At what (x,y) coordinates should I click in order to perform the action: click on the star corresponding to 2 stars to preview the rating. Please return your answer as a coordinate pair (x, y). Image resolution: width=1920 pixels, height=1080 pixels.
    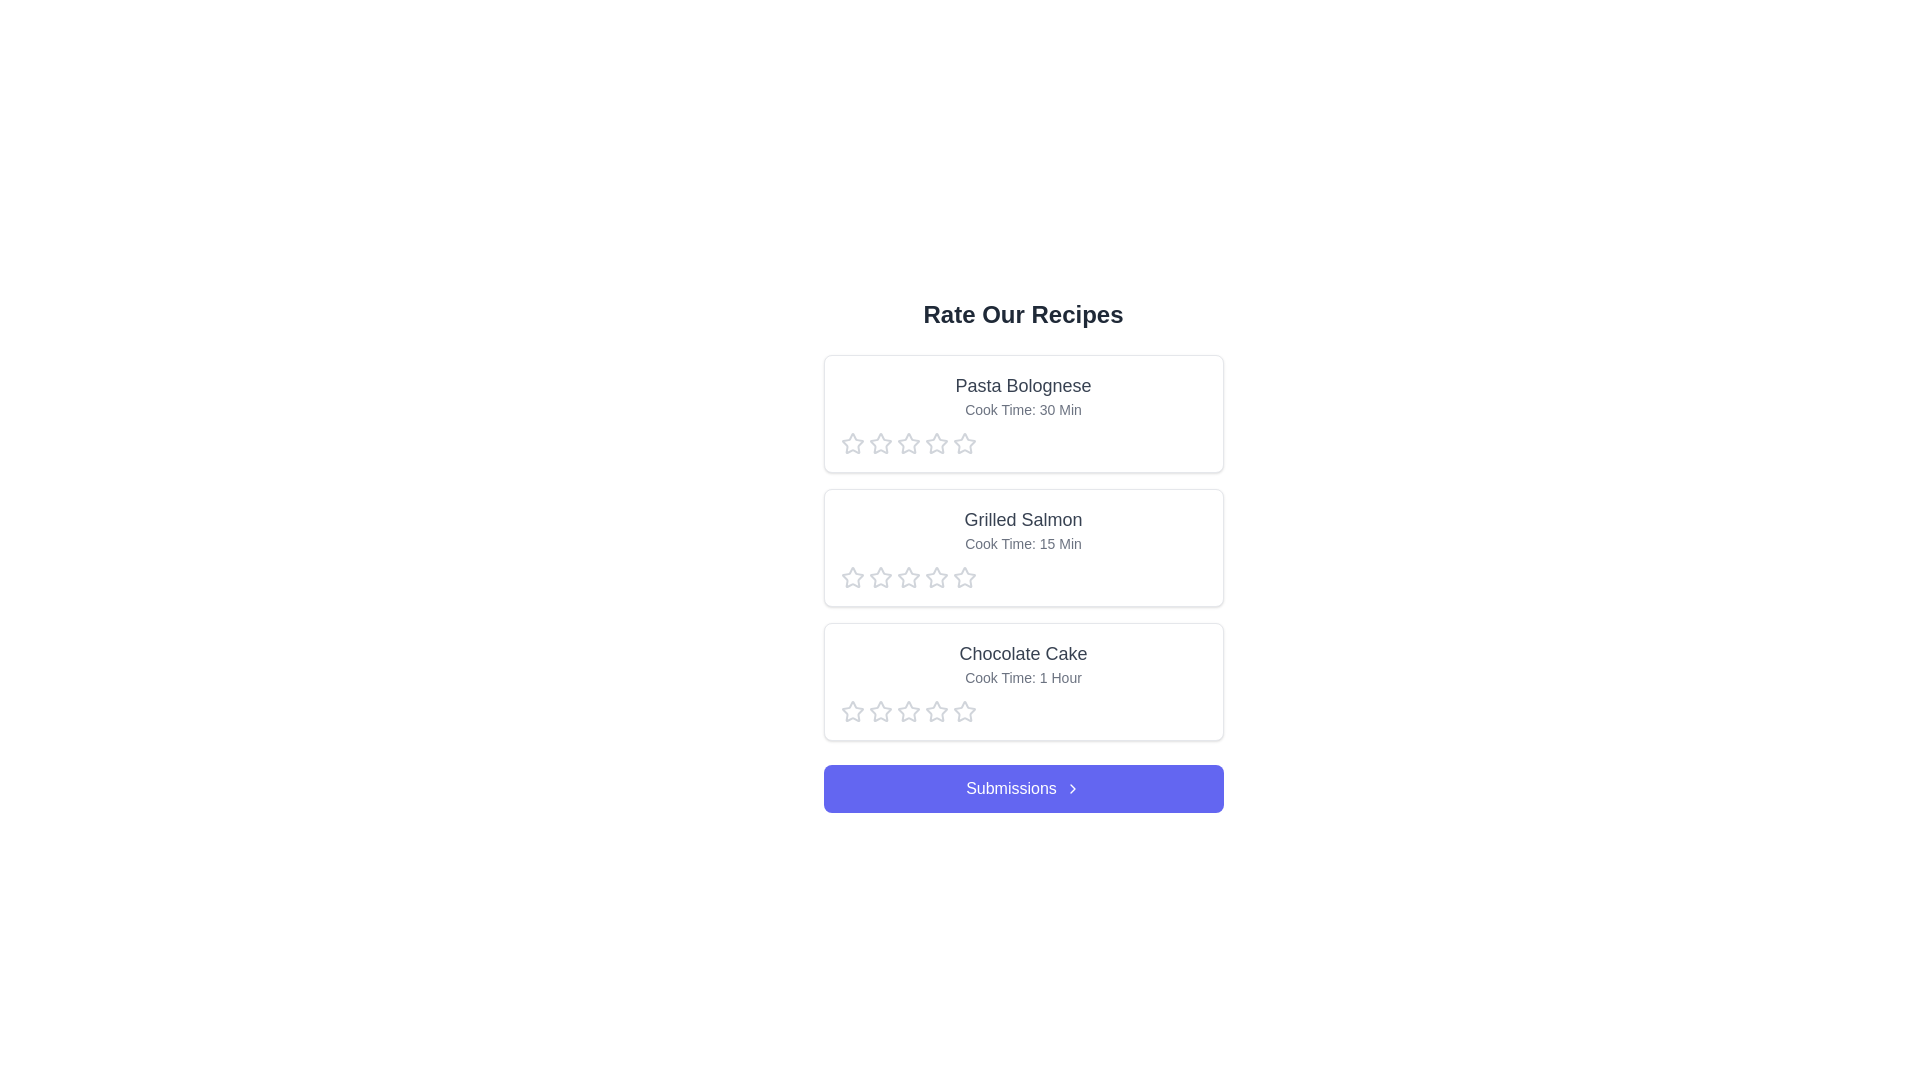
    Looking at the image, I should click on (880, 442).